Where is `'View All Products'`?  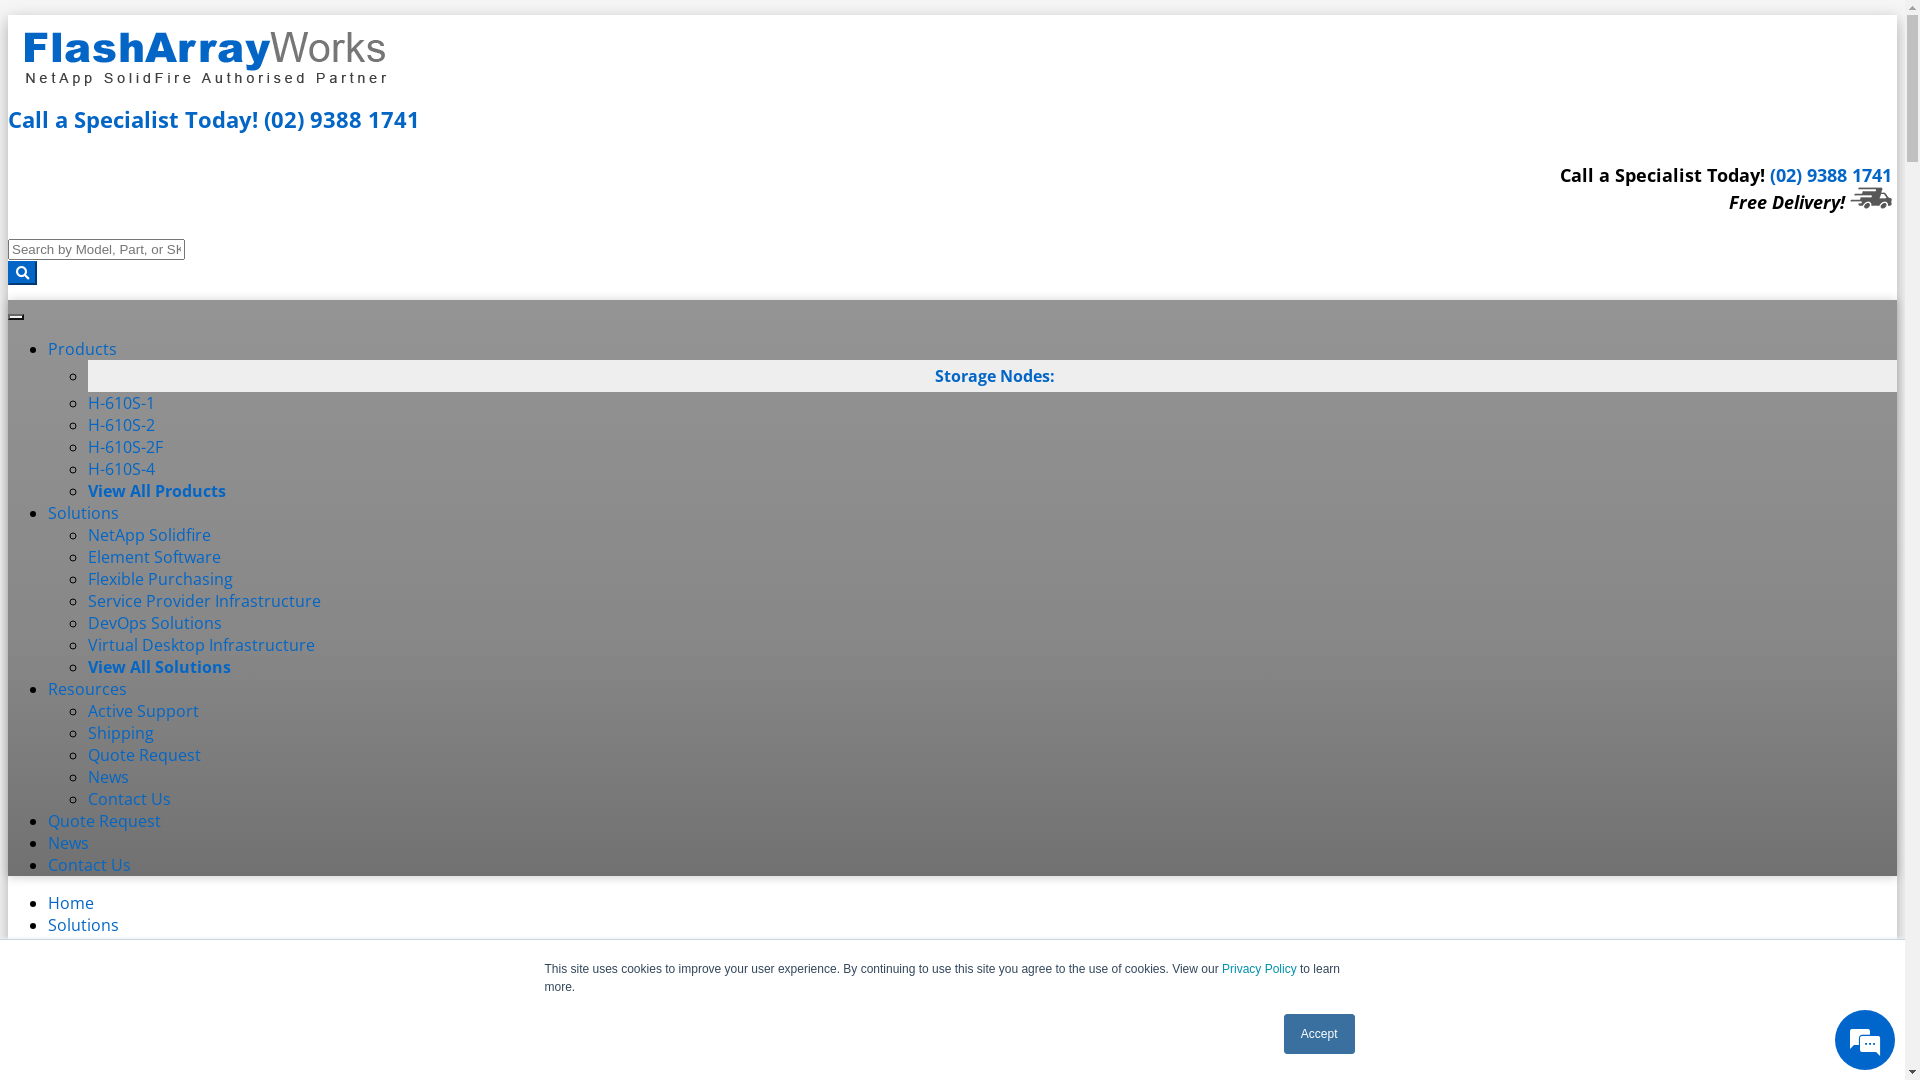 'View All Products' is located at coordinates (156, 490).